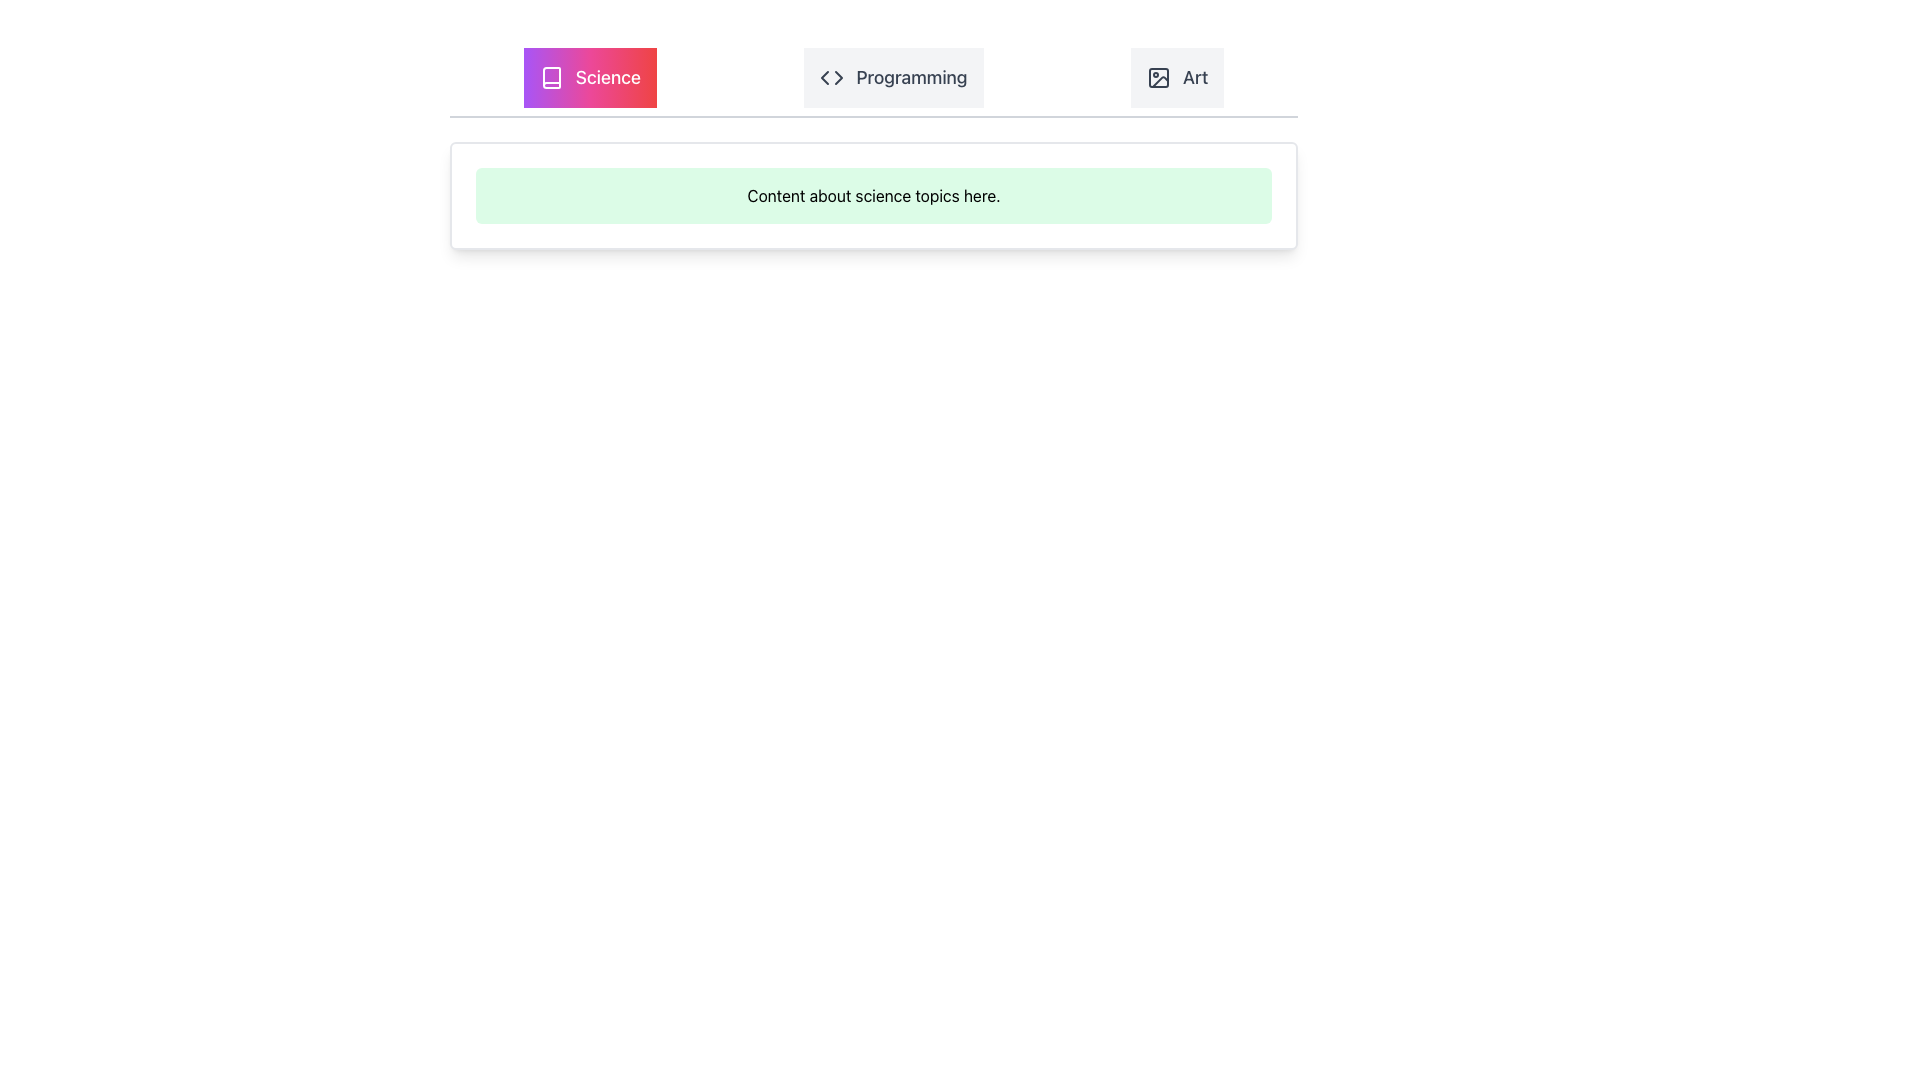 This screenshot has width=1920, height=1080. Describe the element at coordinates (873, 82) in the screenshot. I see `the 'Programming' tab in the Tabs Component` at that location.